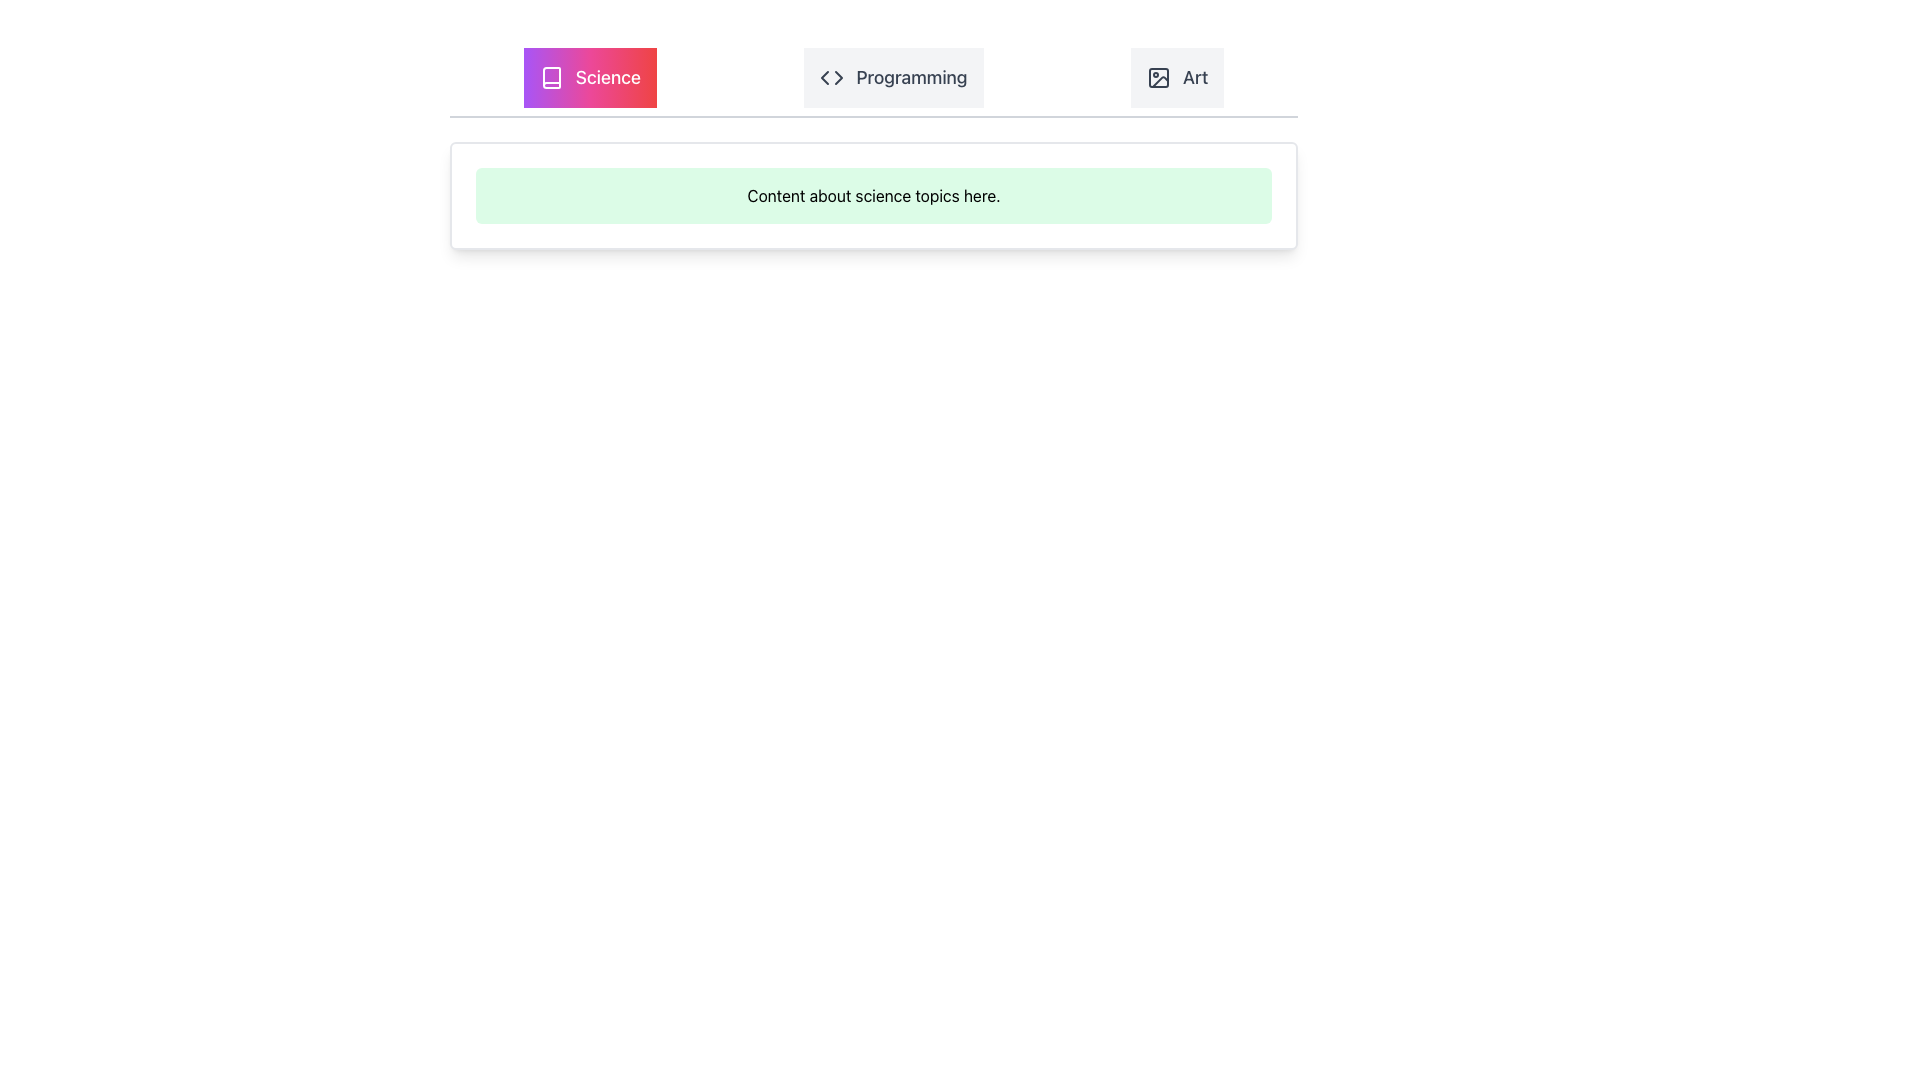 This screenshot has width=1920, height=1080. Describe the element at coordinates (873, 82) in the screenshot. I see `the 'Programming' tab in the Tabs Component` at that location.